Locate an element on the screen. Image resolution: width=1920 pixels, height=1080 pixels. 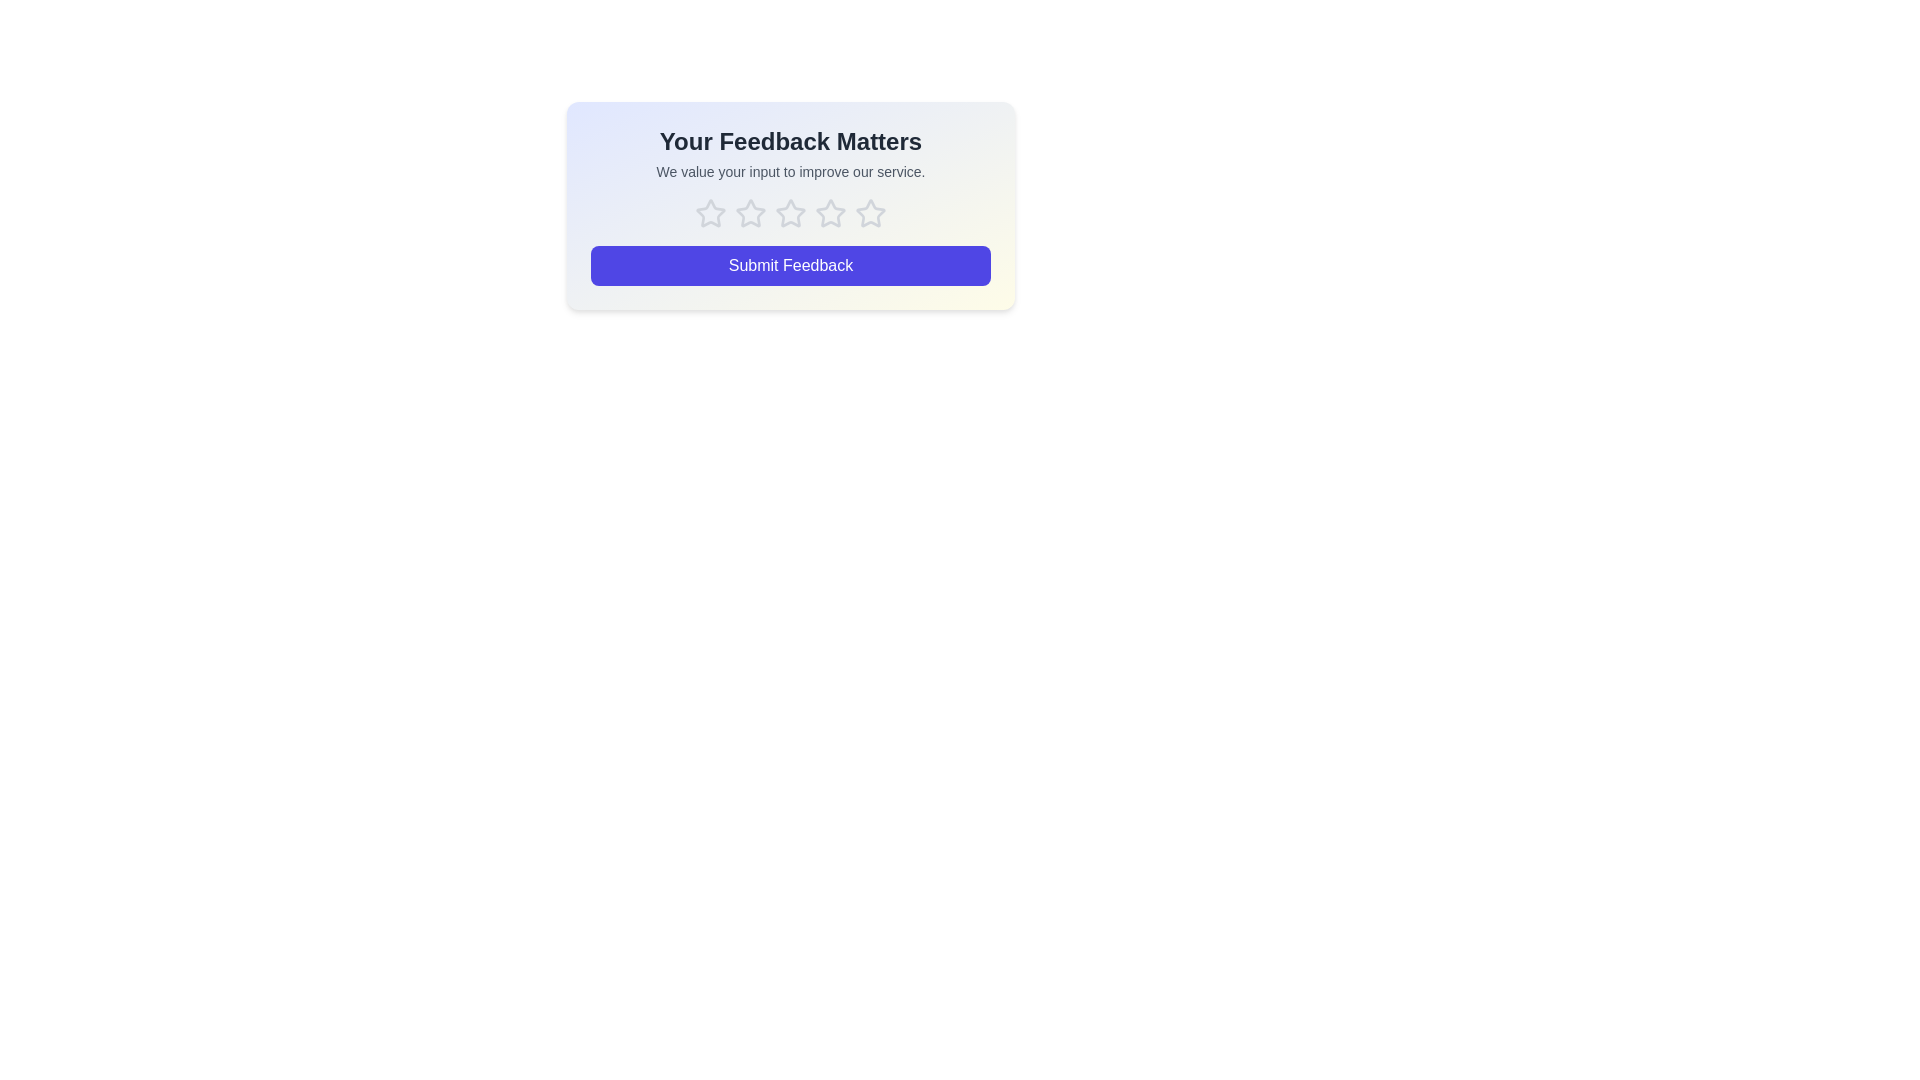
the fifth star in the rating selection row is located at coordinates (870, 213).